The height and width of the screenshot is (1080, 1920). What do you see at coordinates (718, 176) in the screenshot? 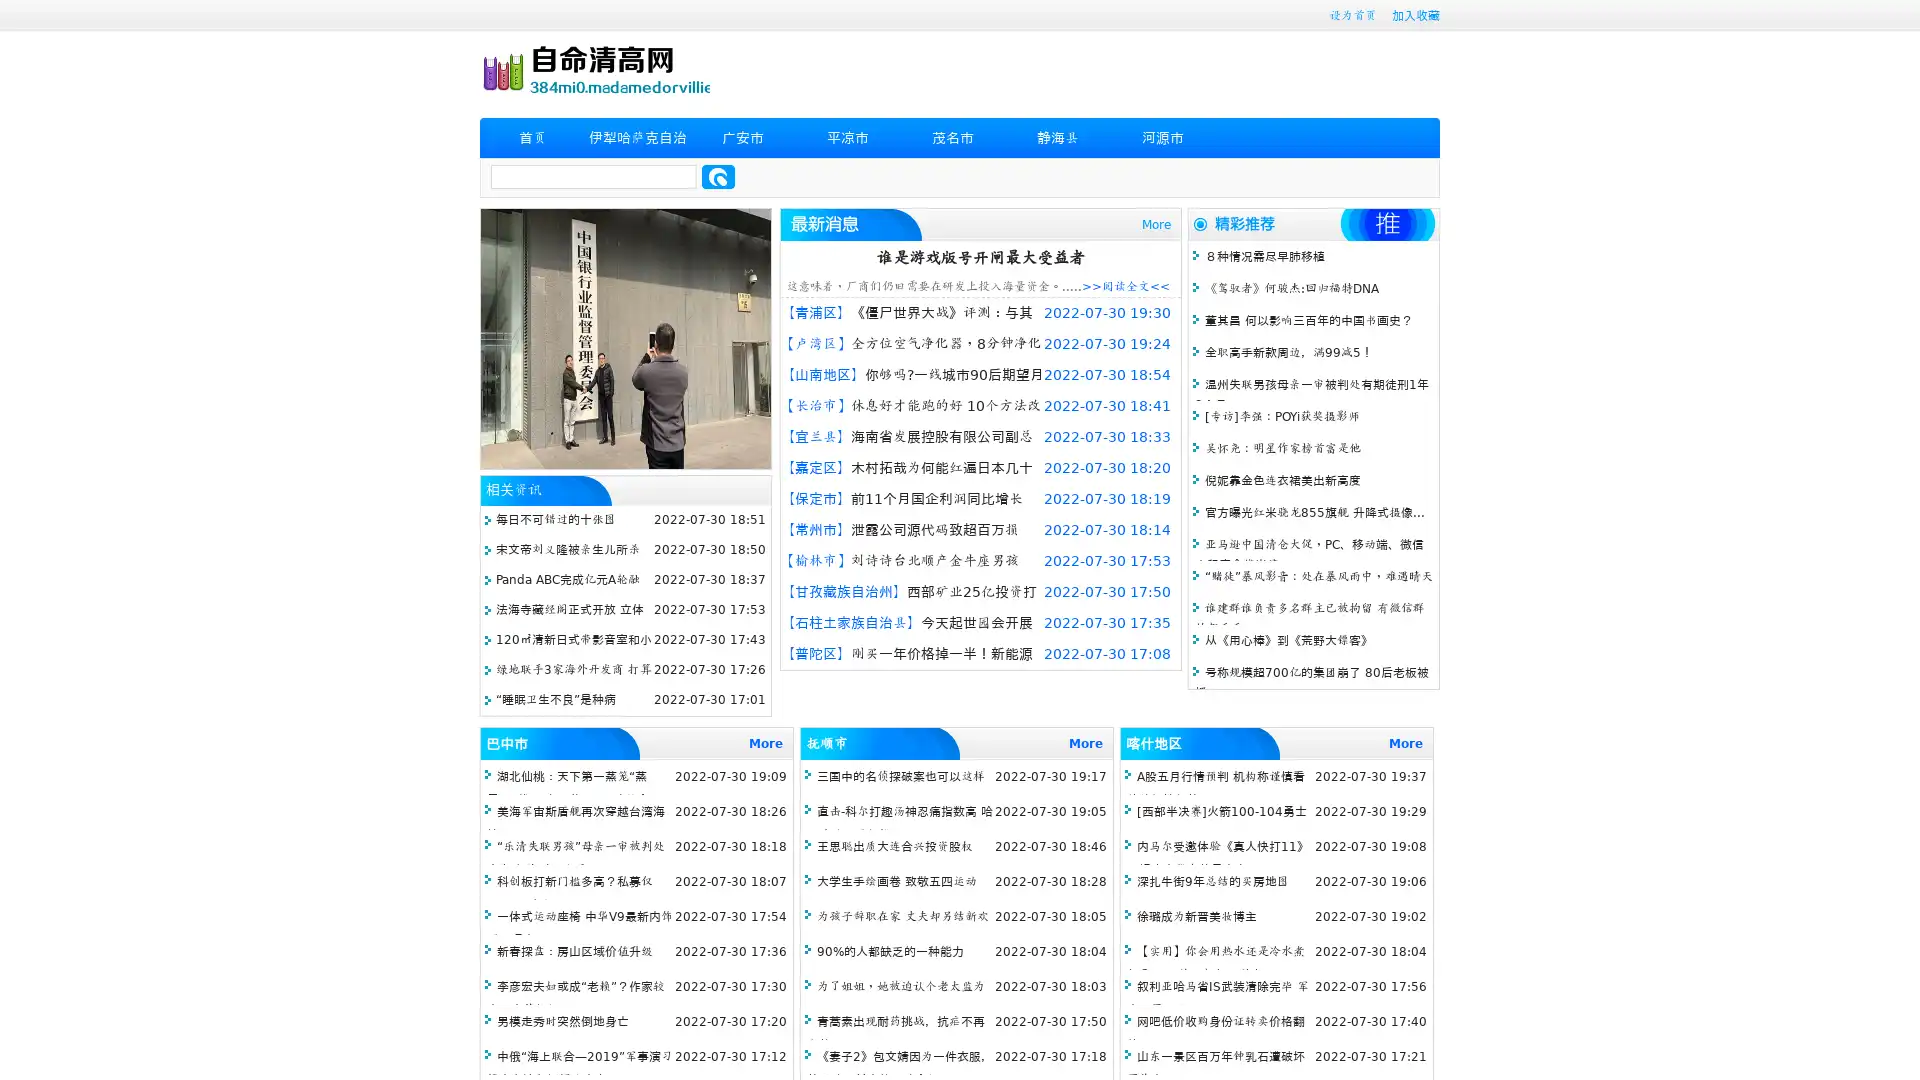
I see `Search` at bounding box center [718, 176].